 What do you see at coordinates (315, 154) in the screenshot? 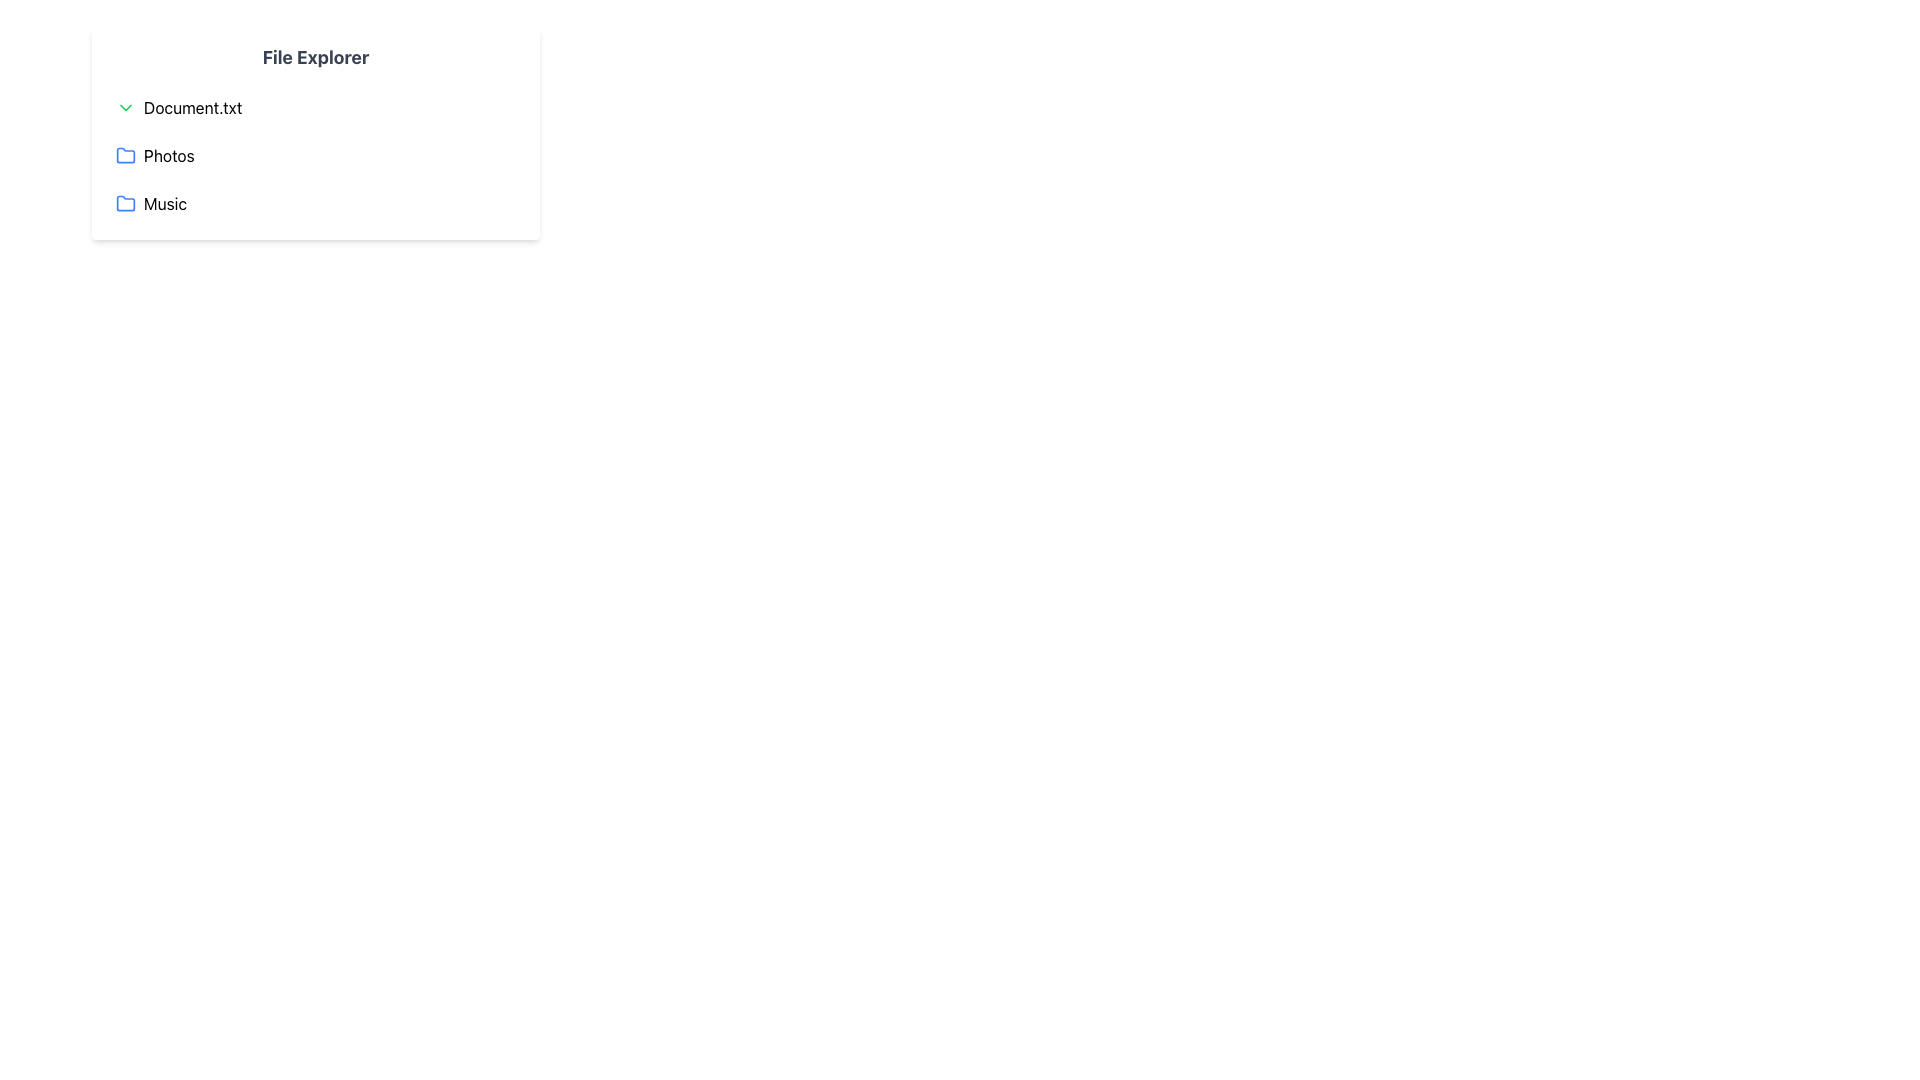
I see `the list item representing the directory named 'Photos' in the File Explorer interface to activate hover effects` at bounding box center [315, 154].